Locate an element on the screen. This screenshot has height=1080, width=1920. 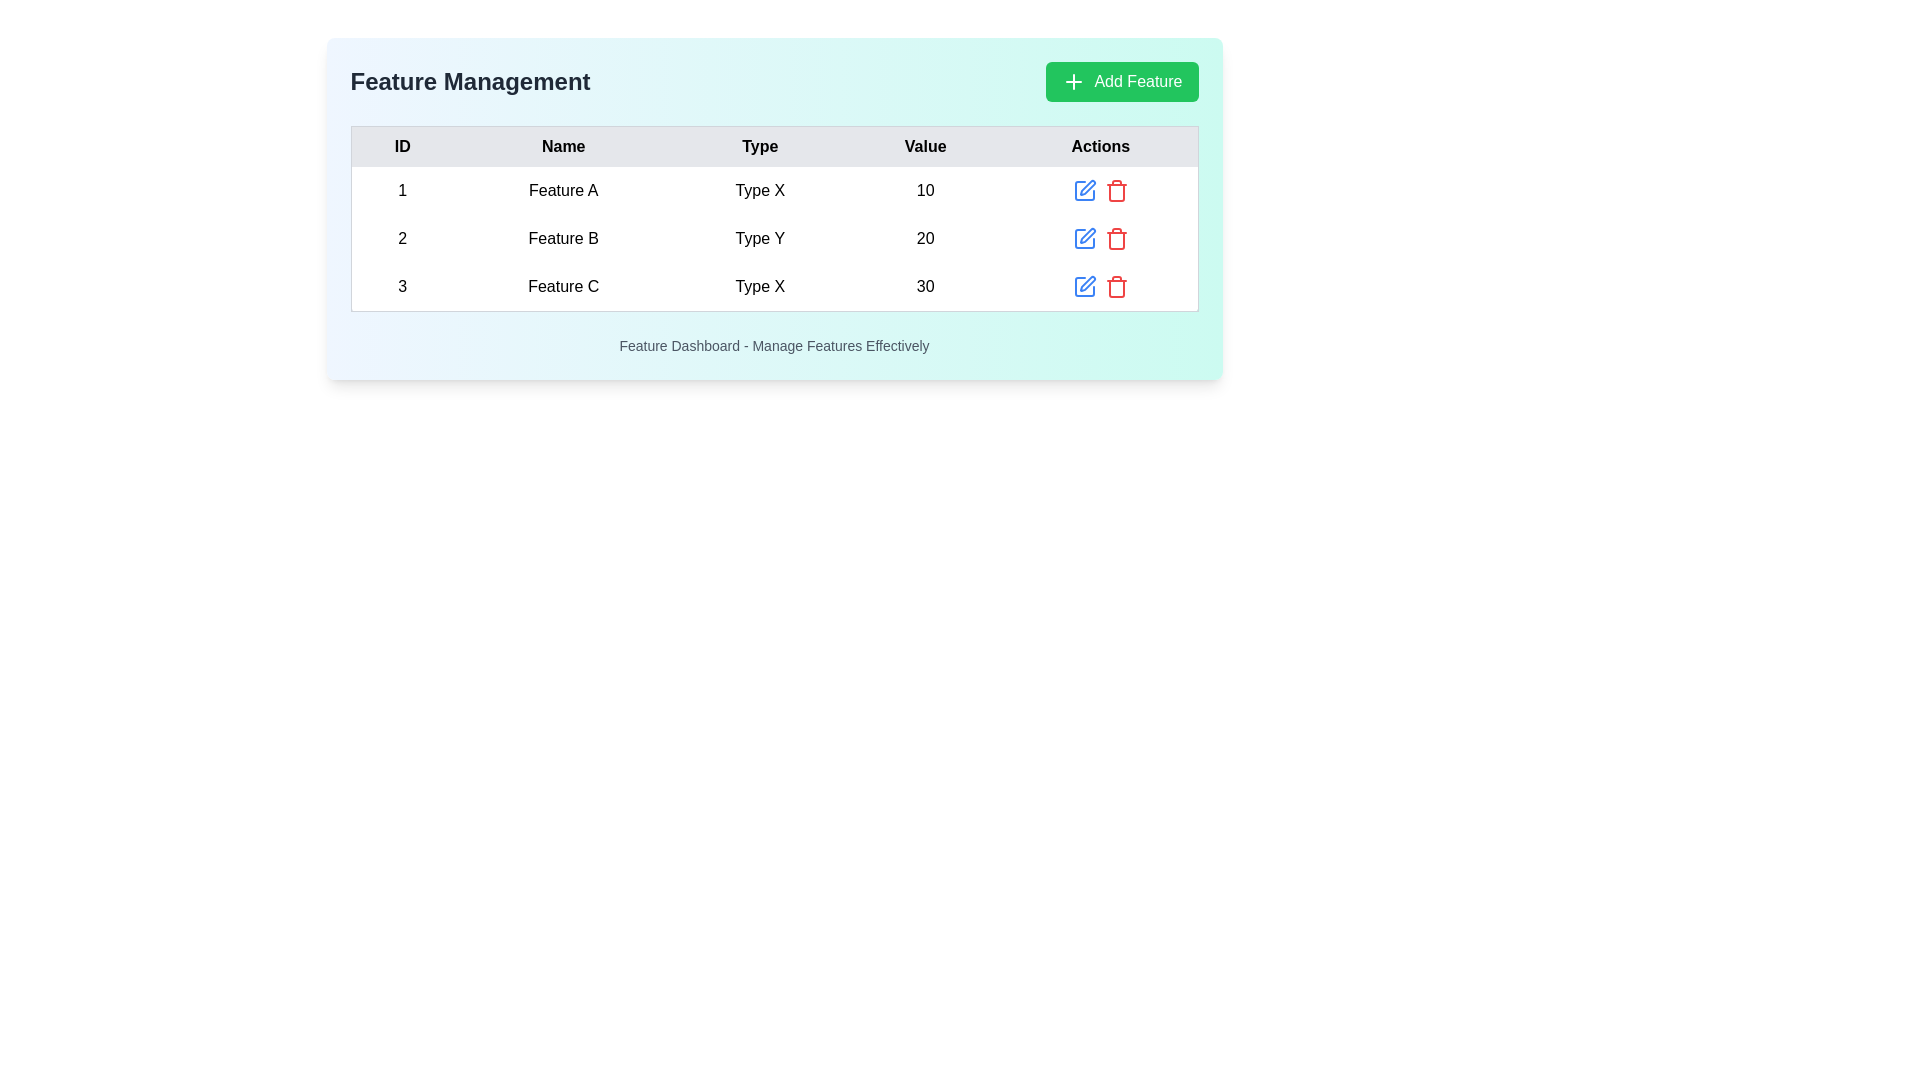
the static text label in the third column of the first row in the table, which displays the type category of the feature is located at coordinates (759, 191).